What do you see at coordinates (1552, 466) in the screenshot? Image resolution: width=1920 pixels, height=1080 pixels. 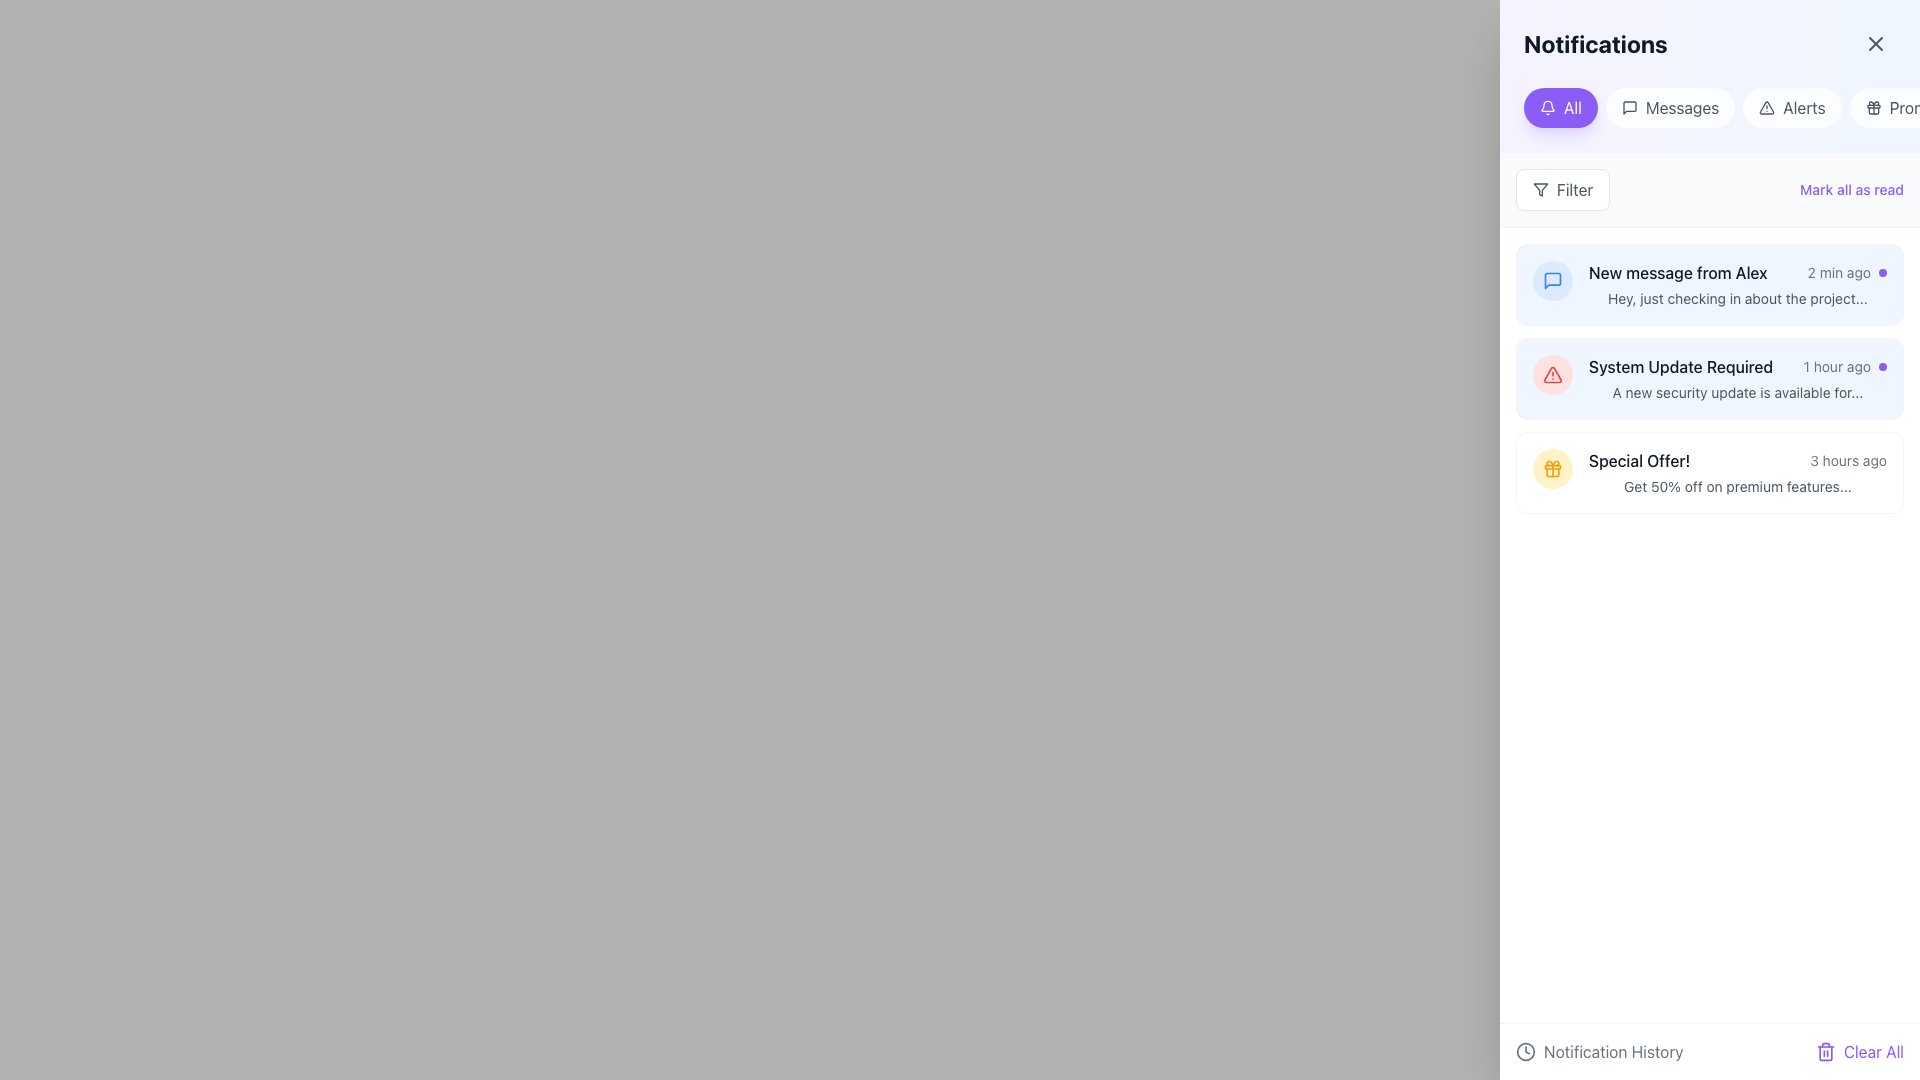 I see `the rectangular graphical component styled within the gift box icon located in the Special Offer notification card` at bounding box center [1552, 466].